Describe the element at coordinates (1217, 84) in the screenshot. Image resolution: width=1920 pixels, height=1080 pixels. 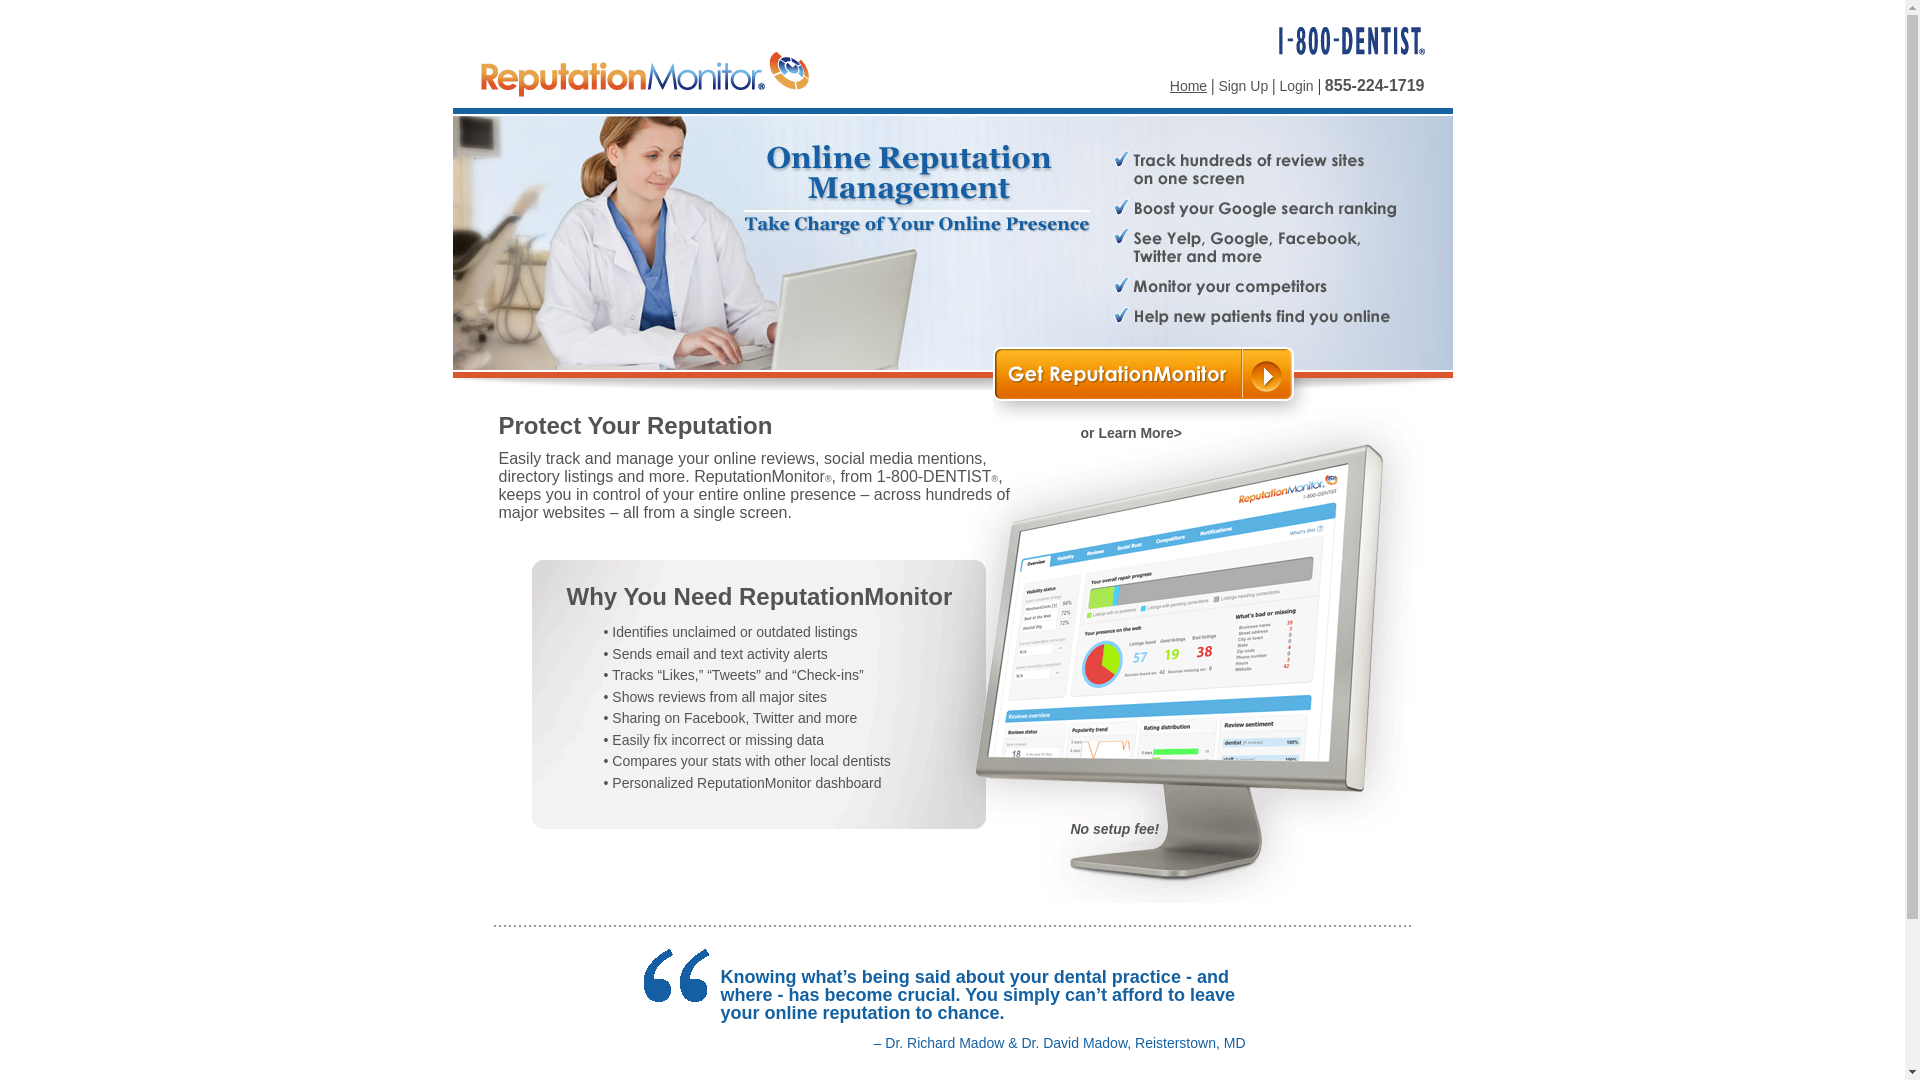
I see `'Sign Up'` at that location.